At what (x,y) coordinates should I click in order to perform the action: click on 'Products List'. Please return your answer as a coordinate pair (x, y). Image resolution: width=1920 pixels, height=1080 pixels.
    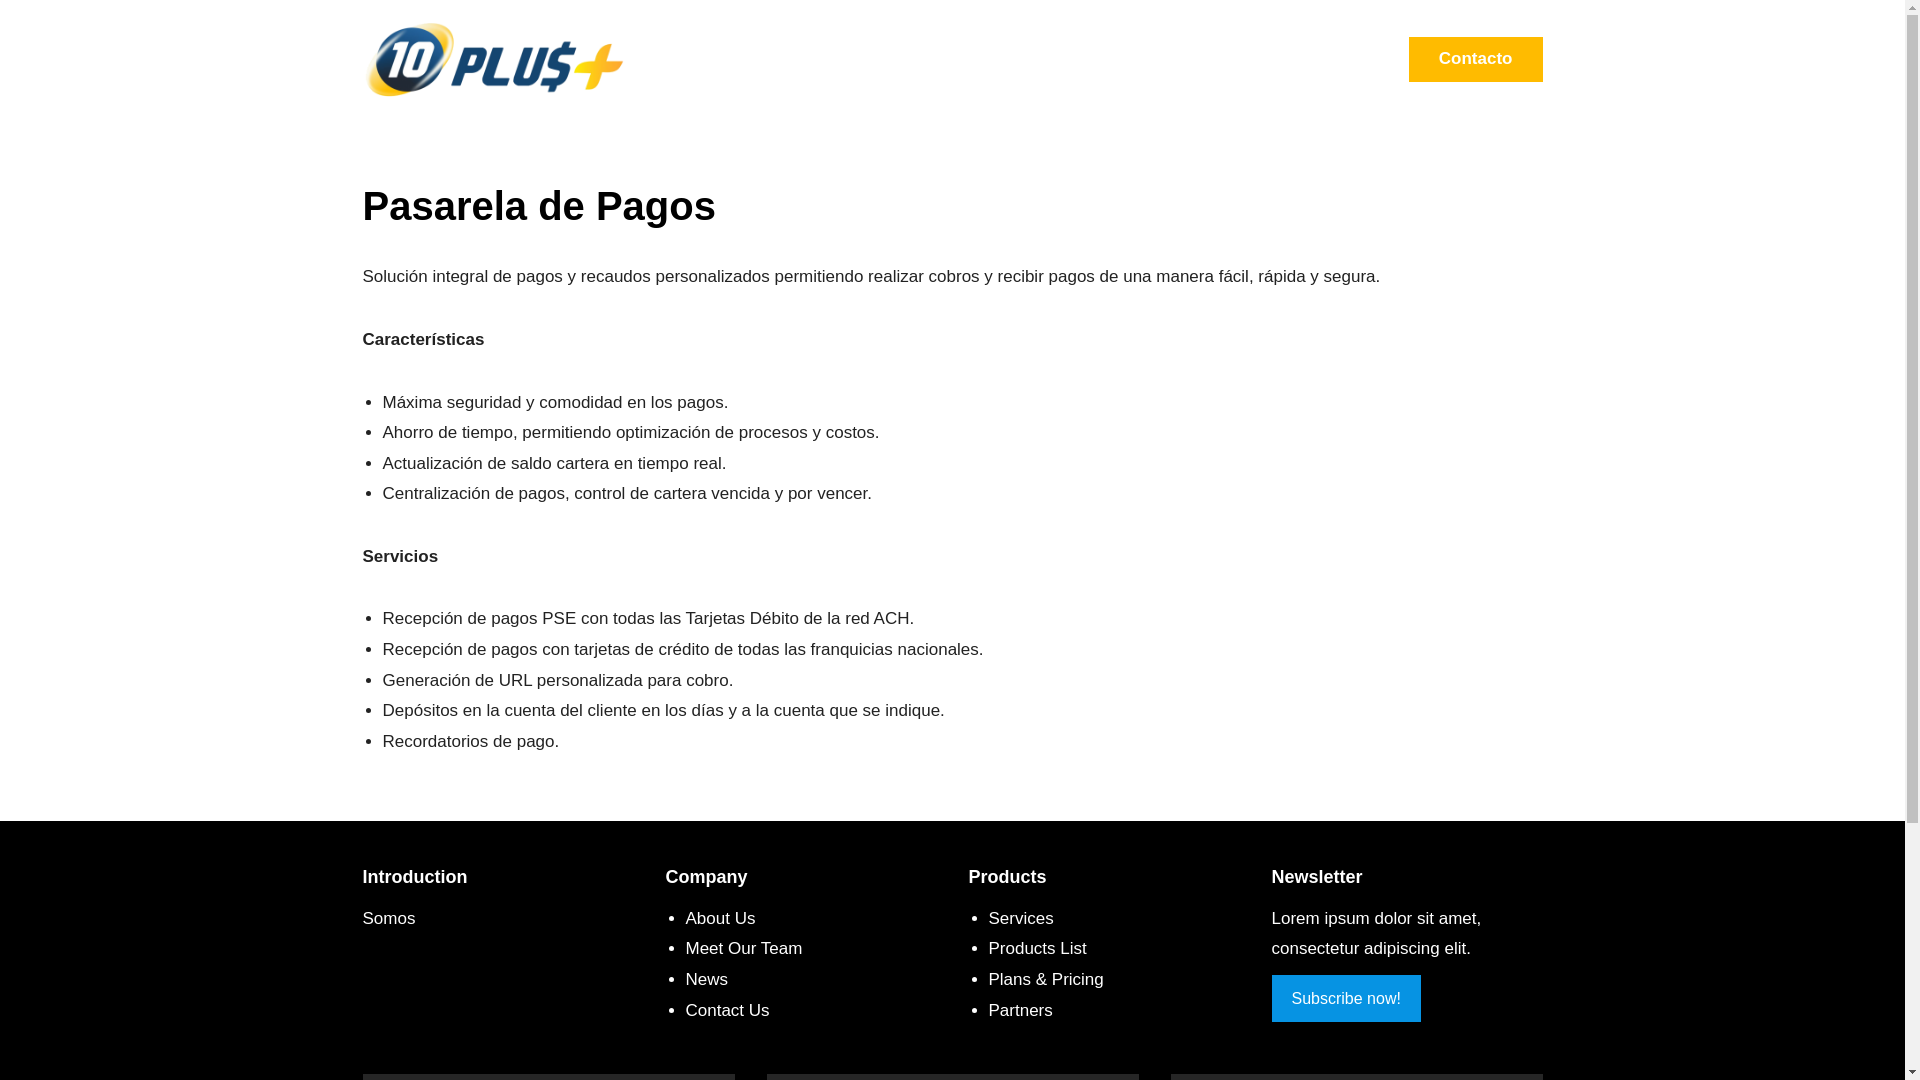
    Looking at the image, I should click on (988, 947).